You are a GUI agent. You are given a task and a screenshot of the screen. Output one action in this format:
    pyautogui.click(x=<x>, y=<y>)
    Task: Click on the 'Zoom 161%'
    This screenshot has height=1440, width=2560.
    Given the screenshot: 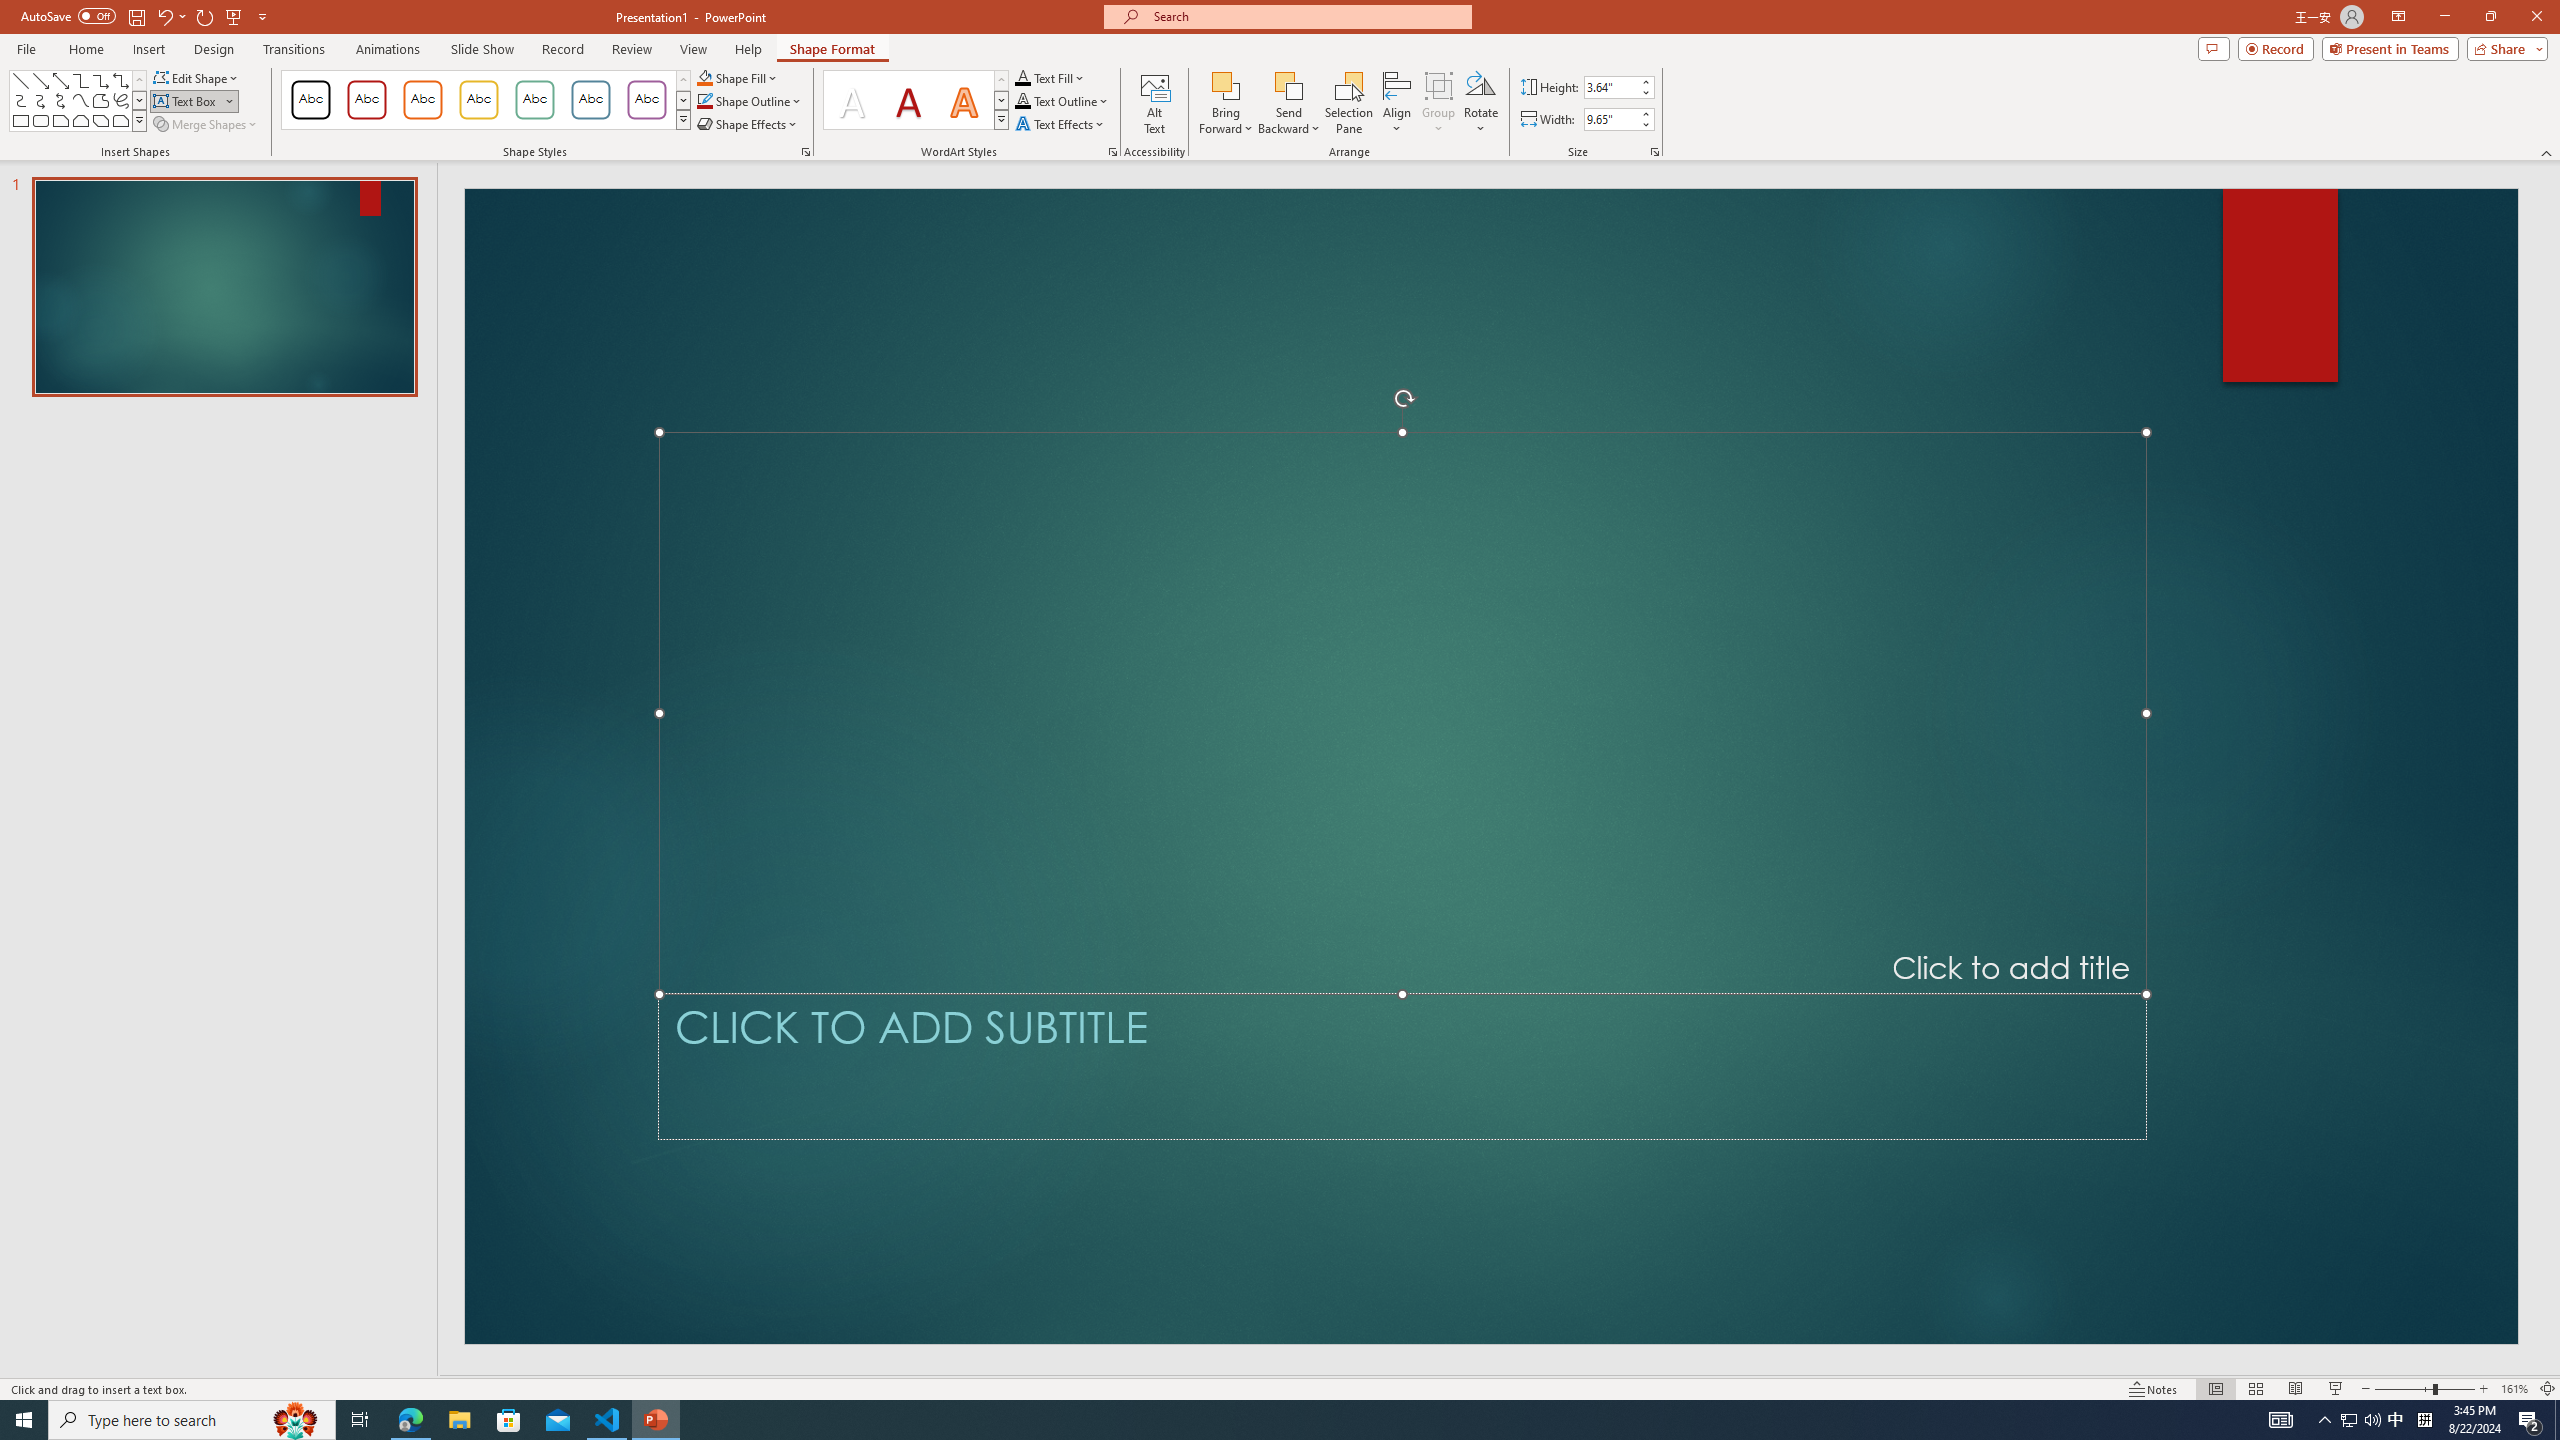 What is the action you would take?
    pyautogui.click(x=2515, y=1389)
    